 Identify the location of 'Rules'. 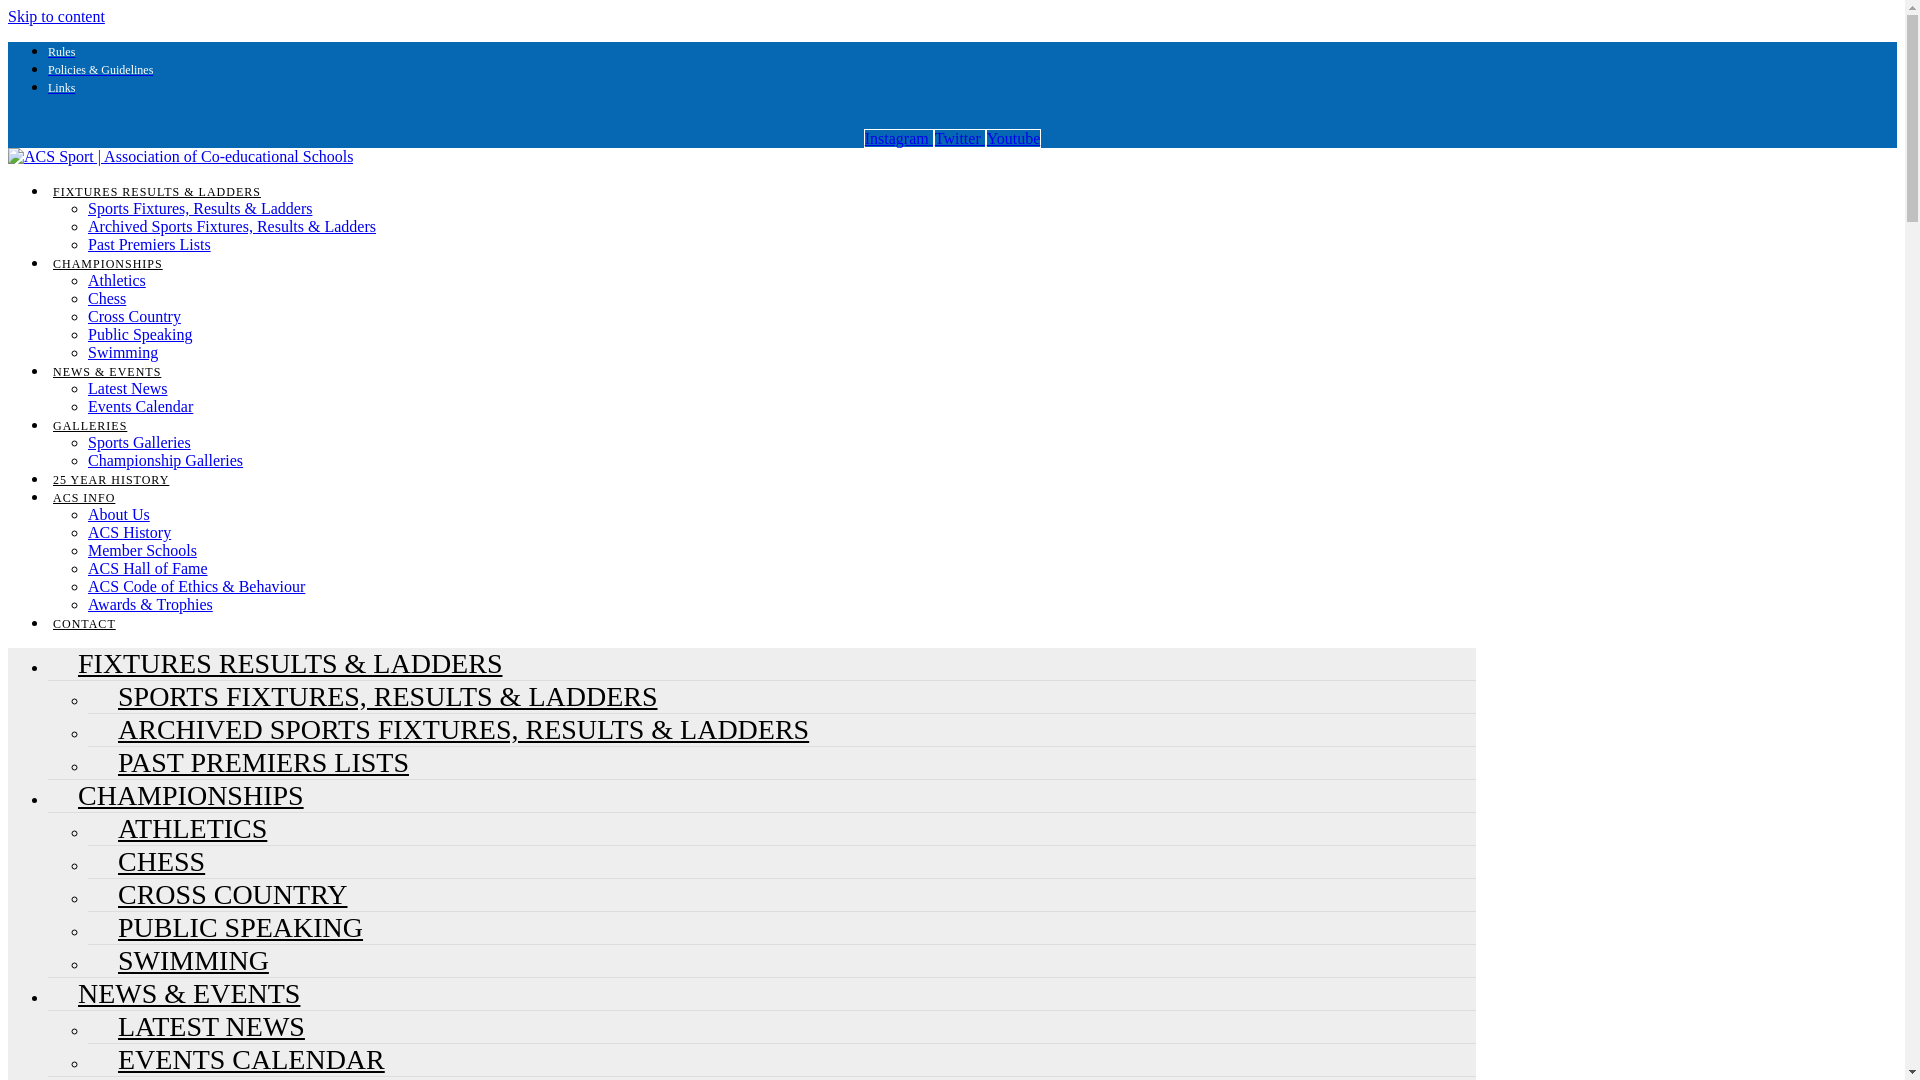
(61, 50).